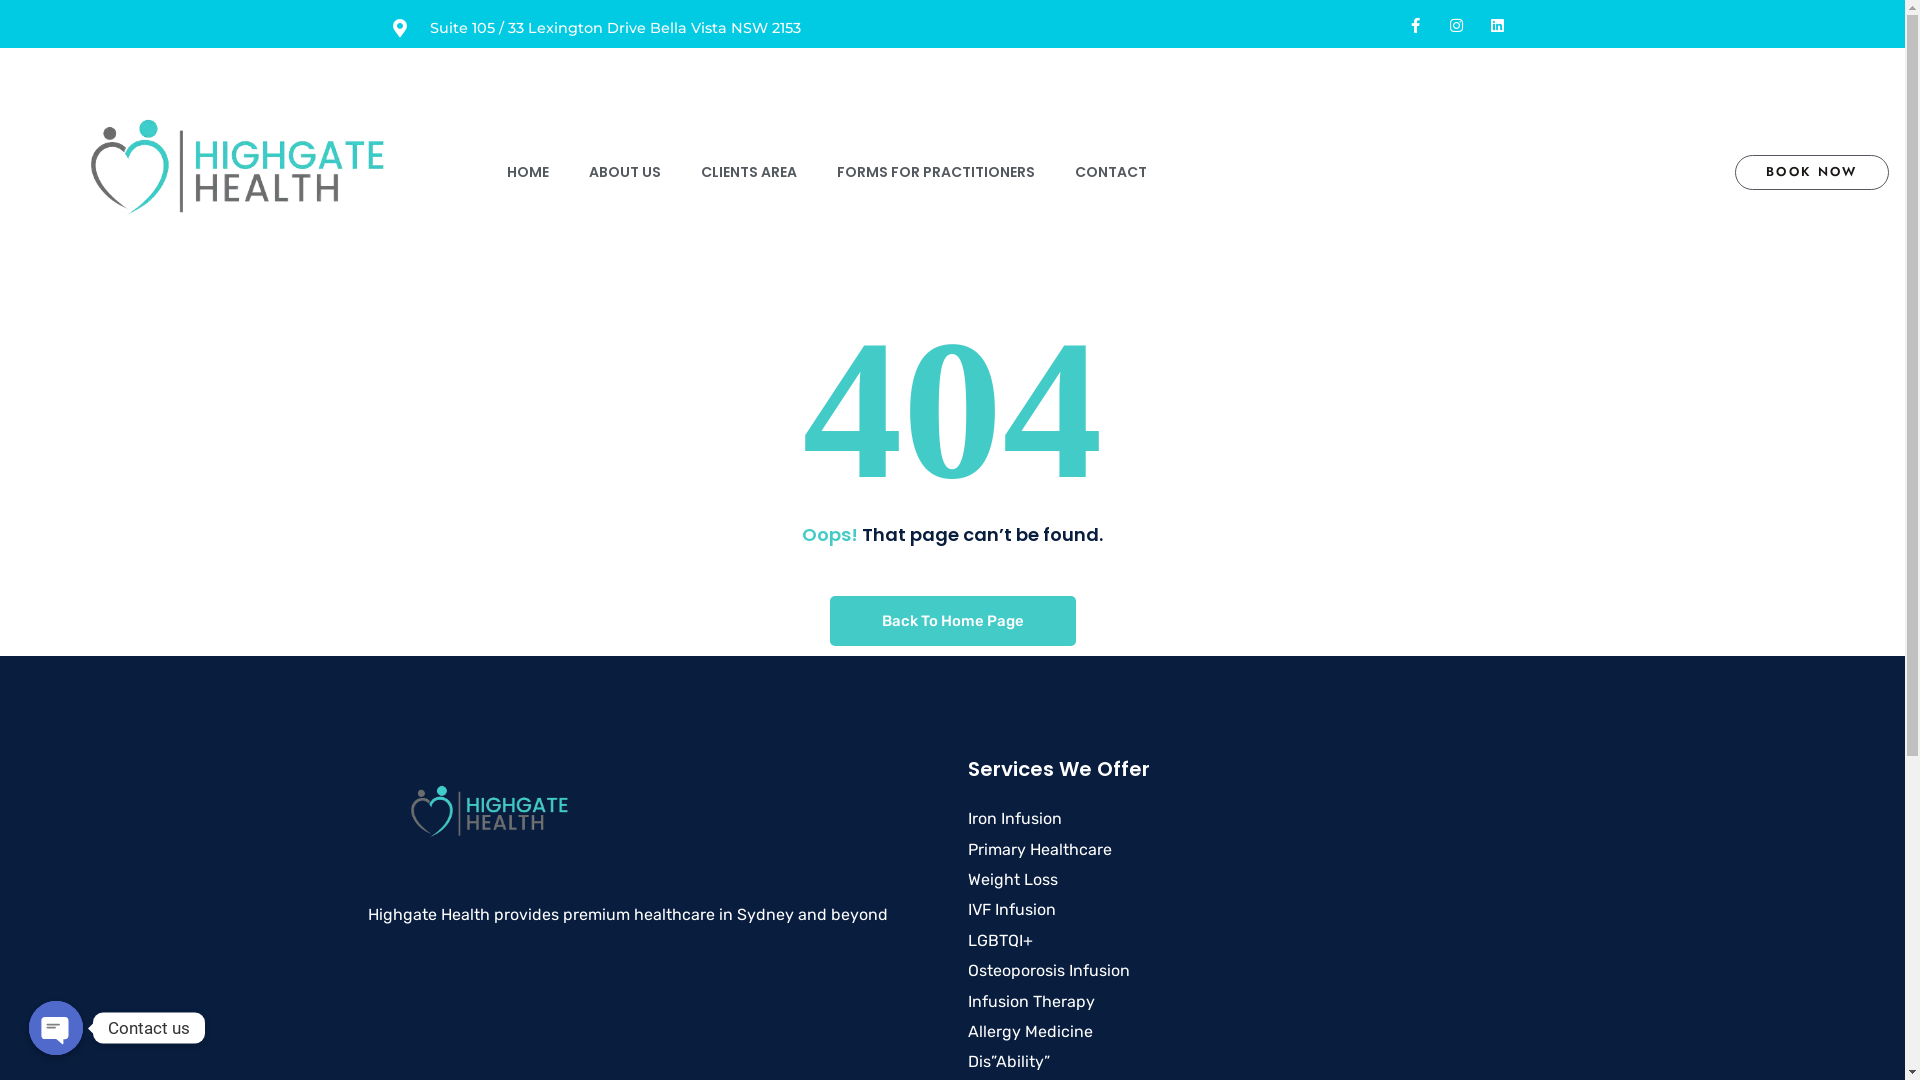 The height and width of the screenshot is (1080, 1920). I want to click on 'CONTACT', so click(1054, 171).